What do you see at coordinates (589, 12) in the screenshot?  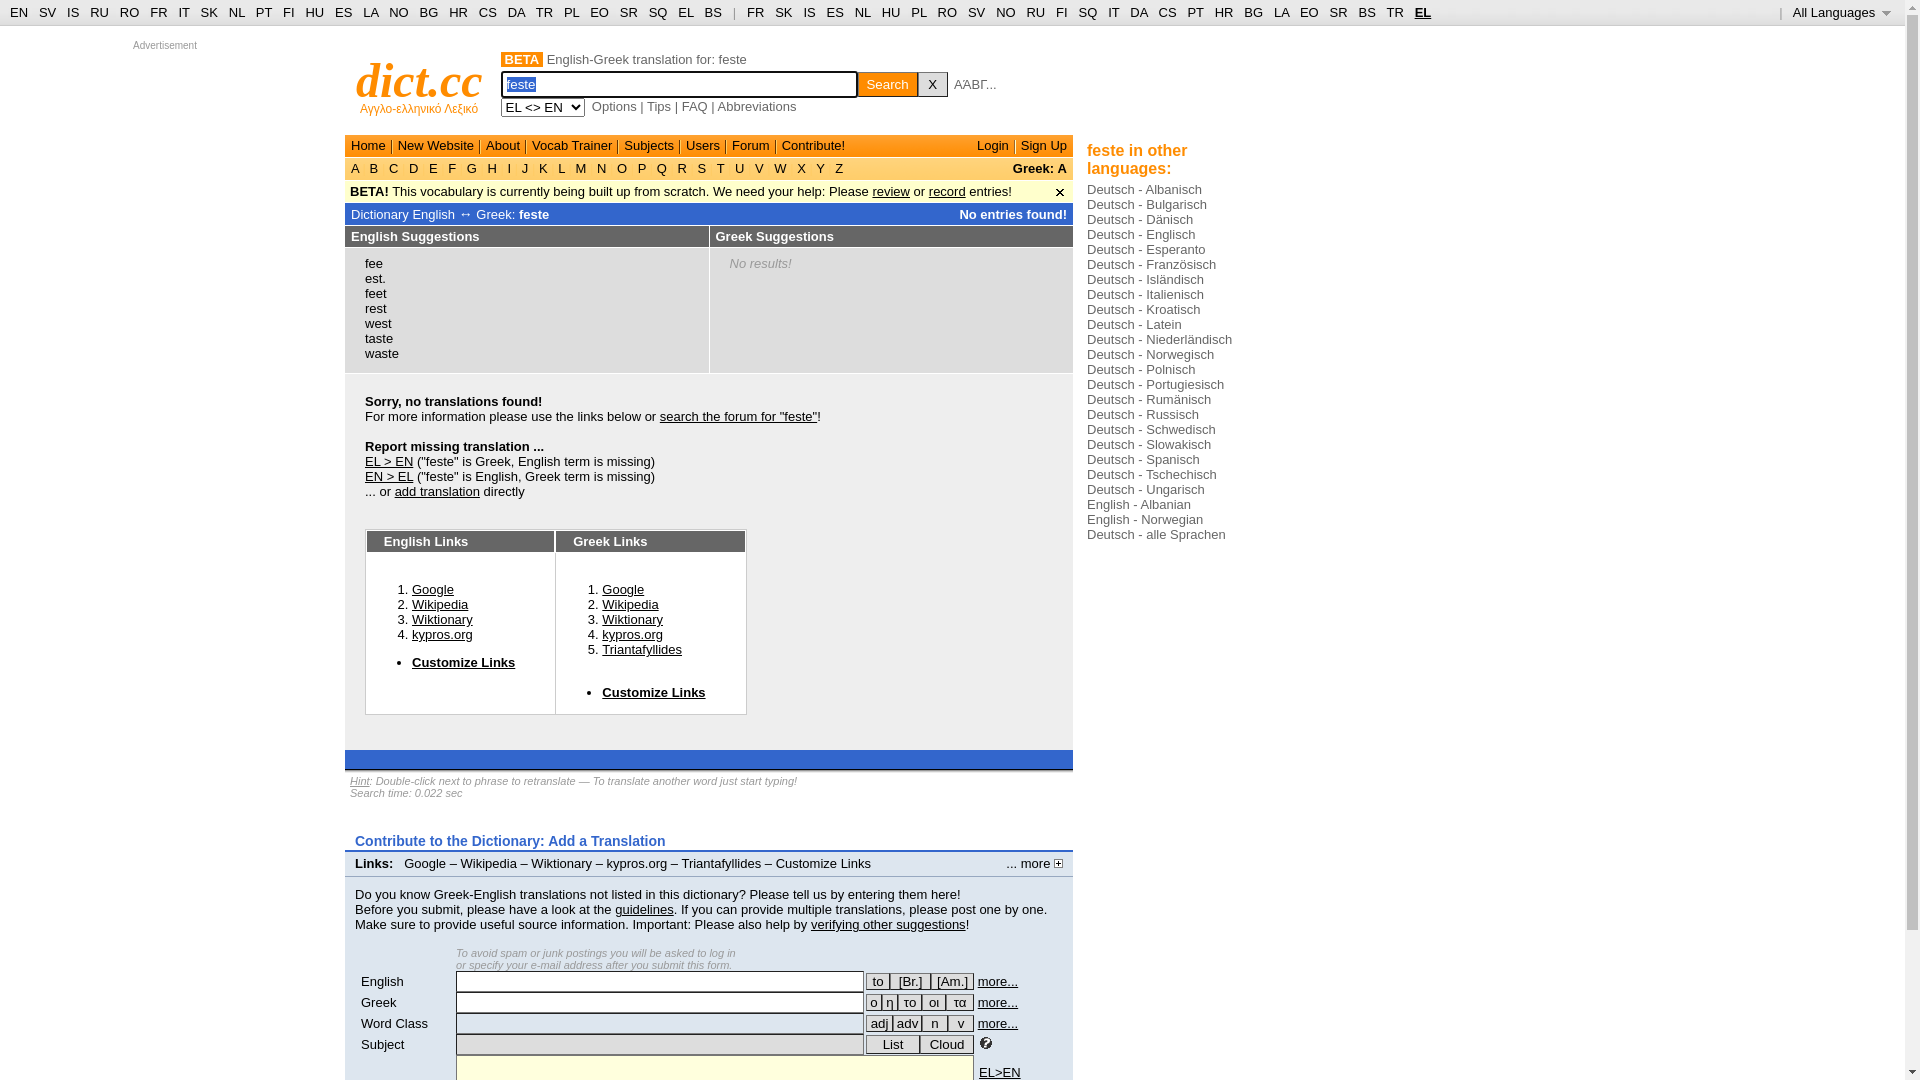 I see `'EO'` at bounding box center [589, 12].